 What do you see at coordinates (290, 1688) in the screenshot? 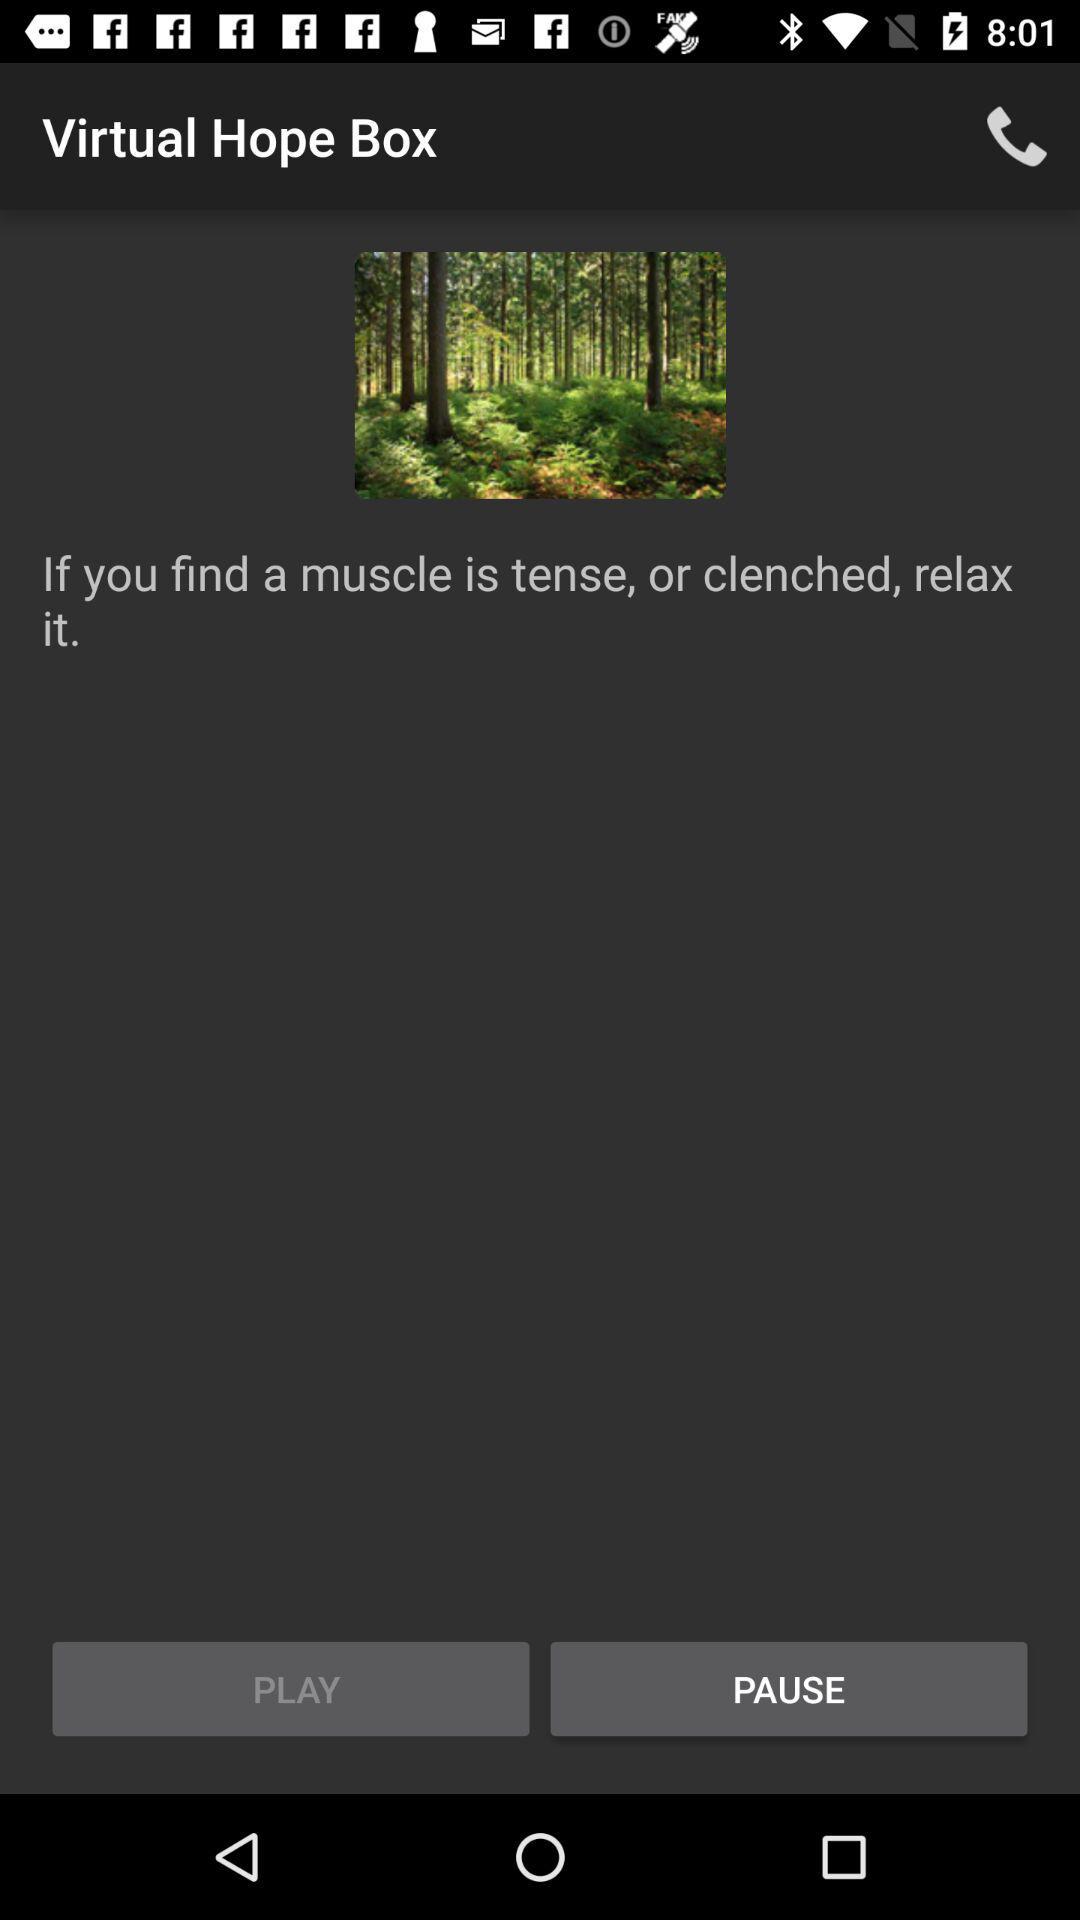
I see `item next to the pause` at bounding box center [290, 1688].